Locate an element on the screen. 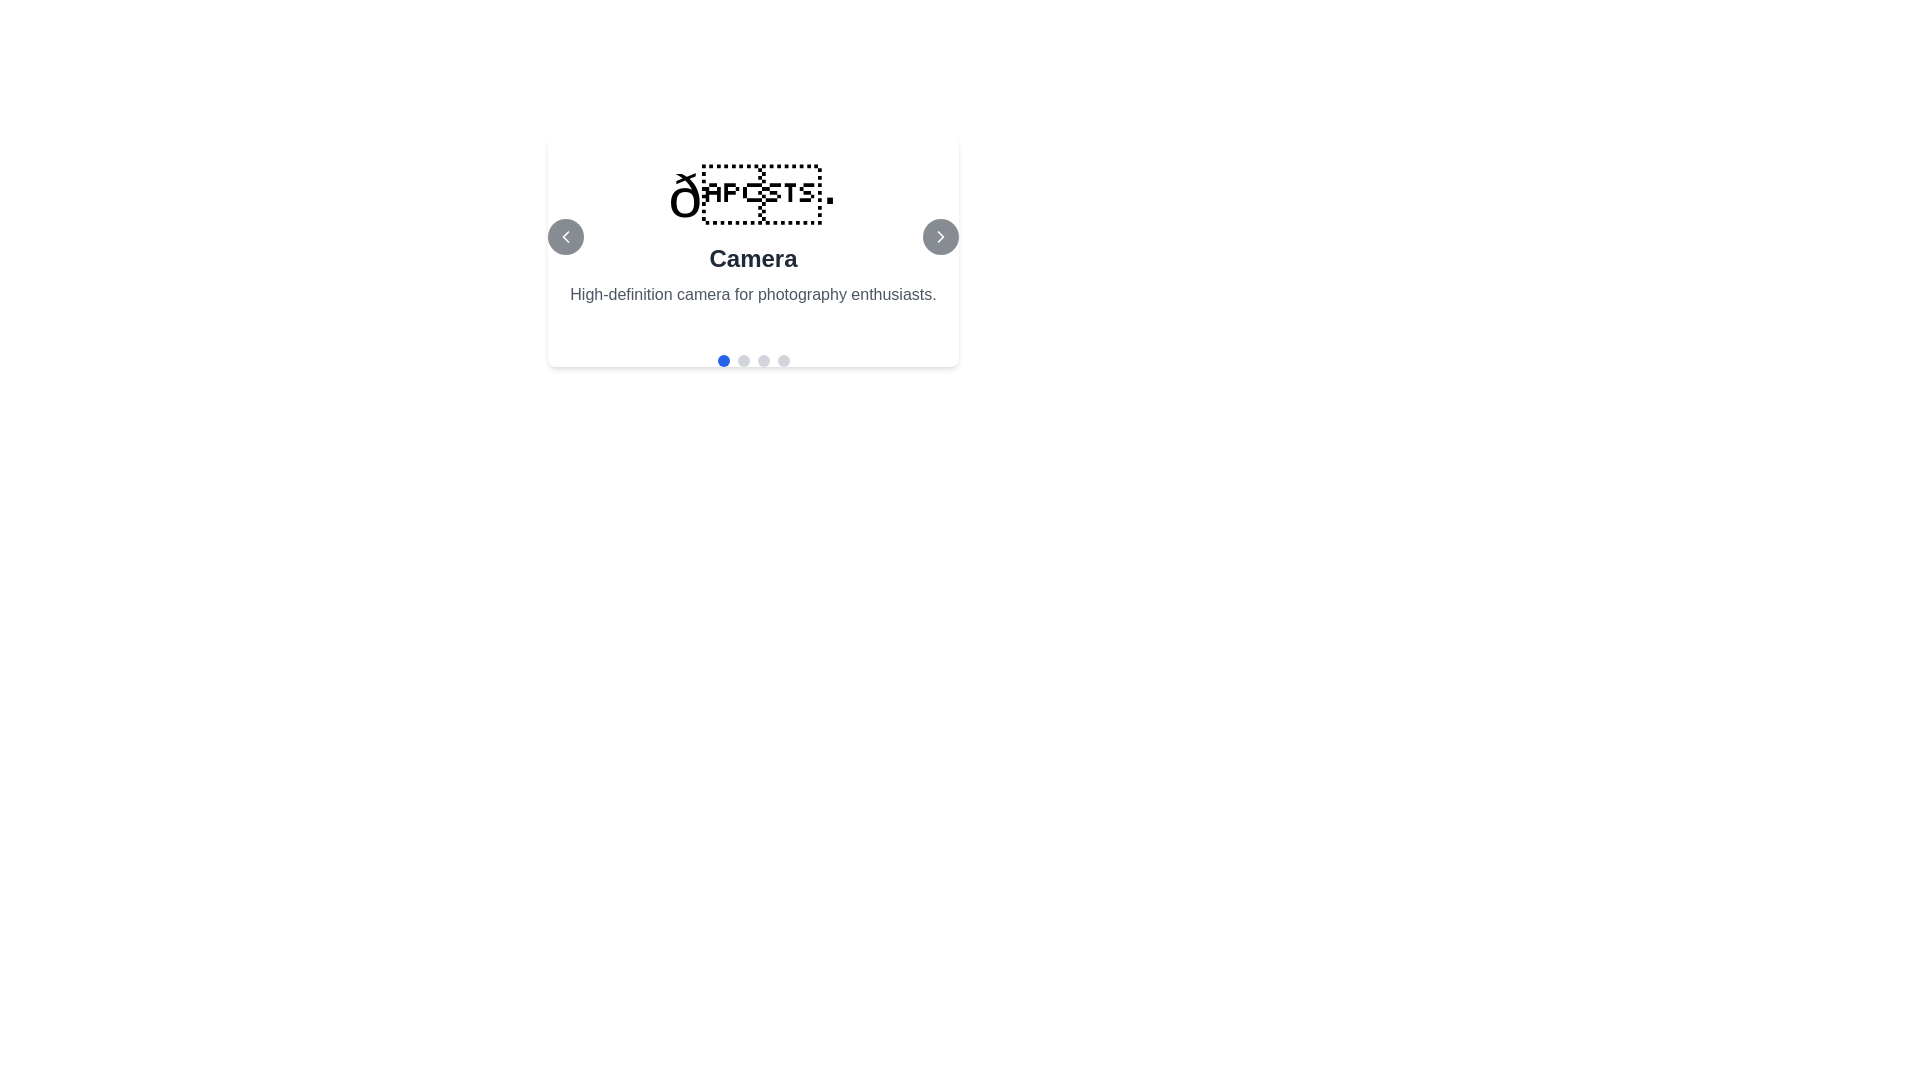  the fourth circular Navigation indicator (dot) which is light gray and measures 12x12 pixels, located beneath the displayed text description and imagery is located at coordinates (782, 361).